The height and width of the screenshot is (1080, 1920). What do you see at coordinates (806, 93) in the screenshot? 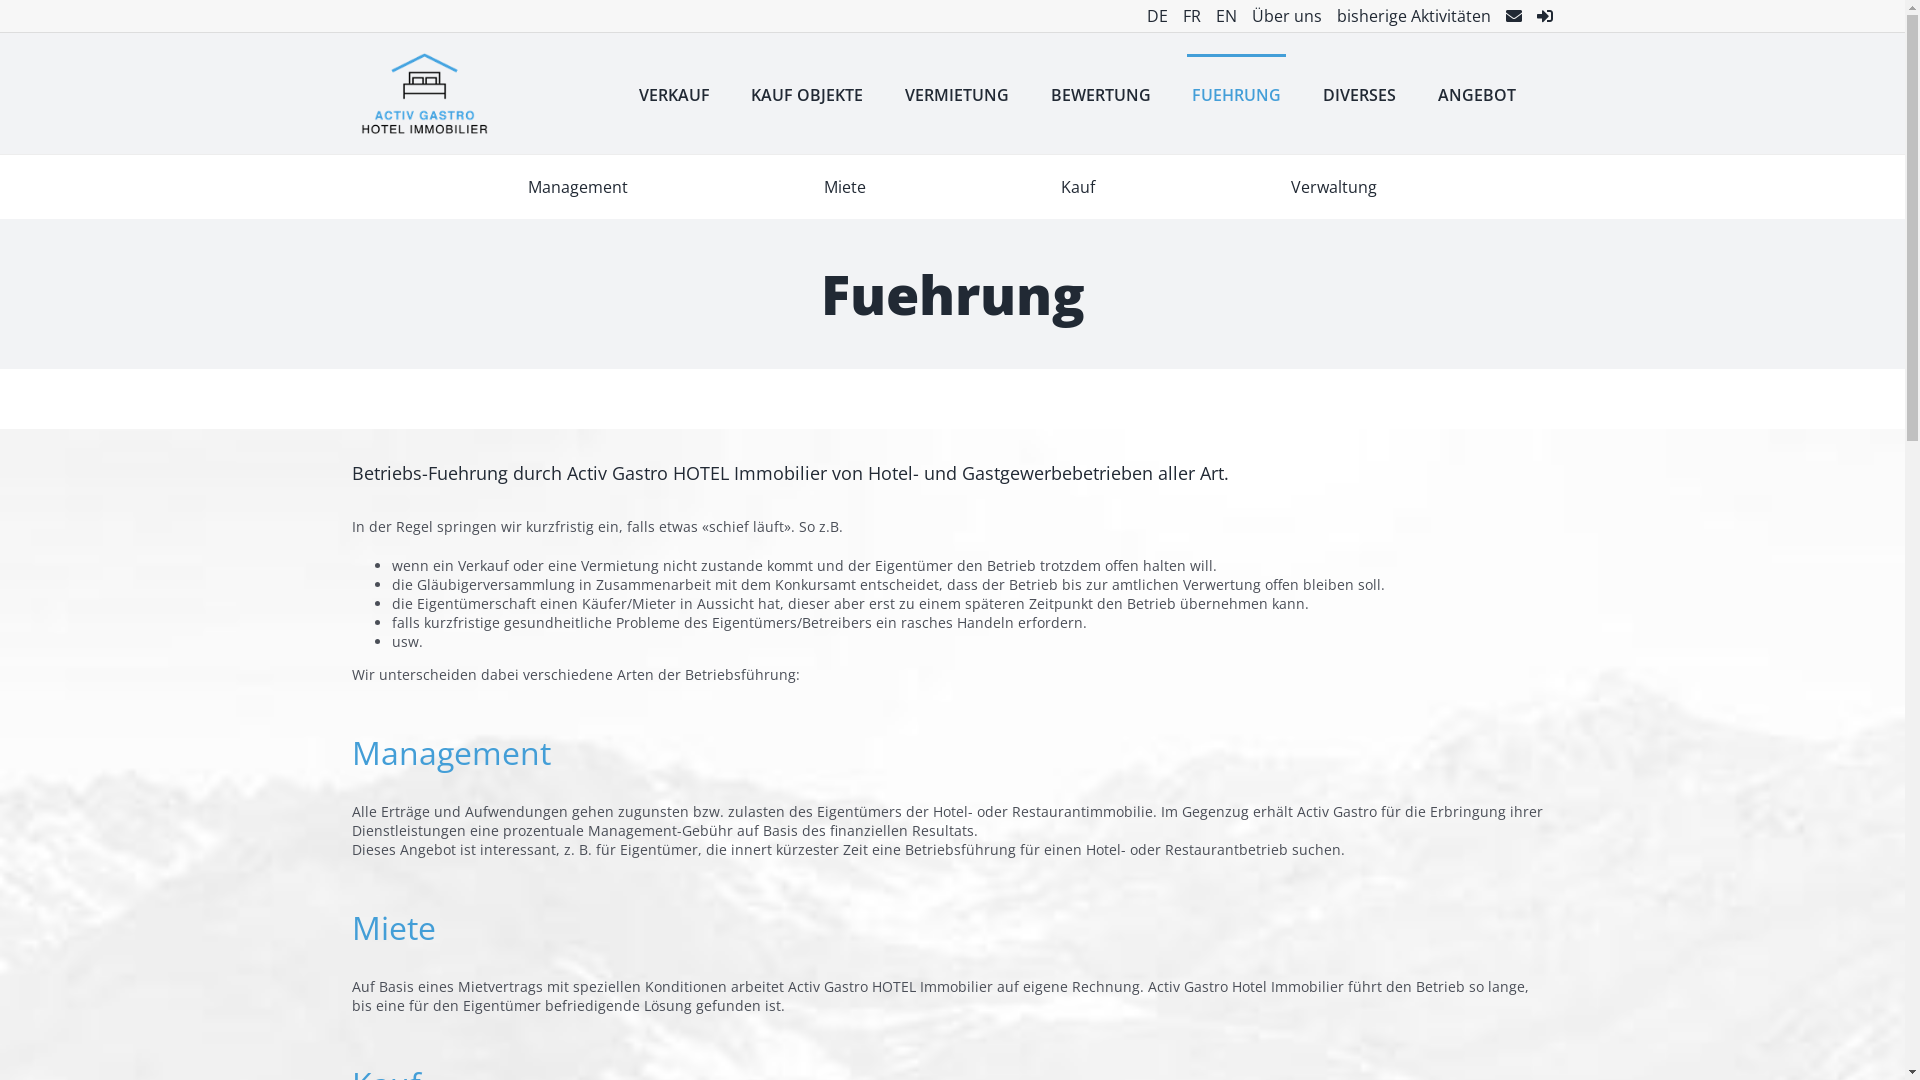
I see `'KAUF OBJEKTE'` at bounding box center [806, 93].